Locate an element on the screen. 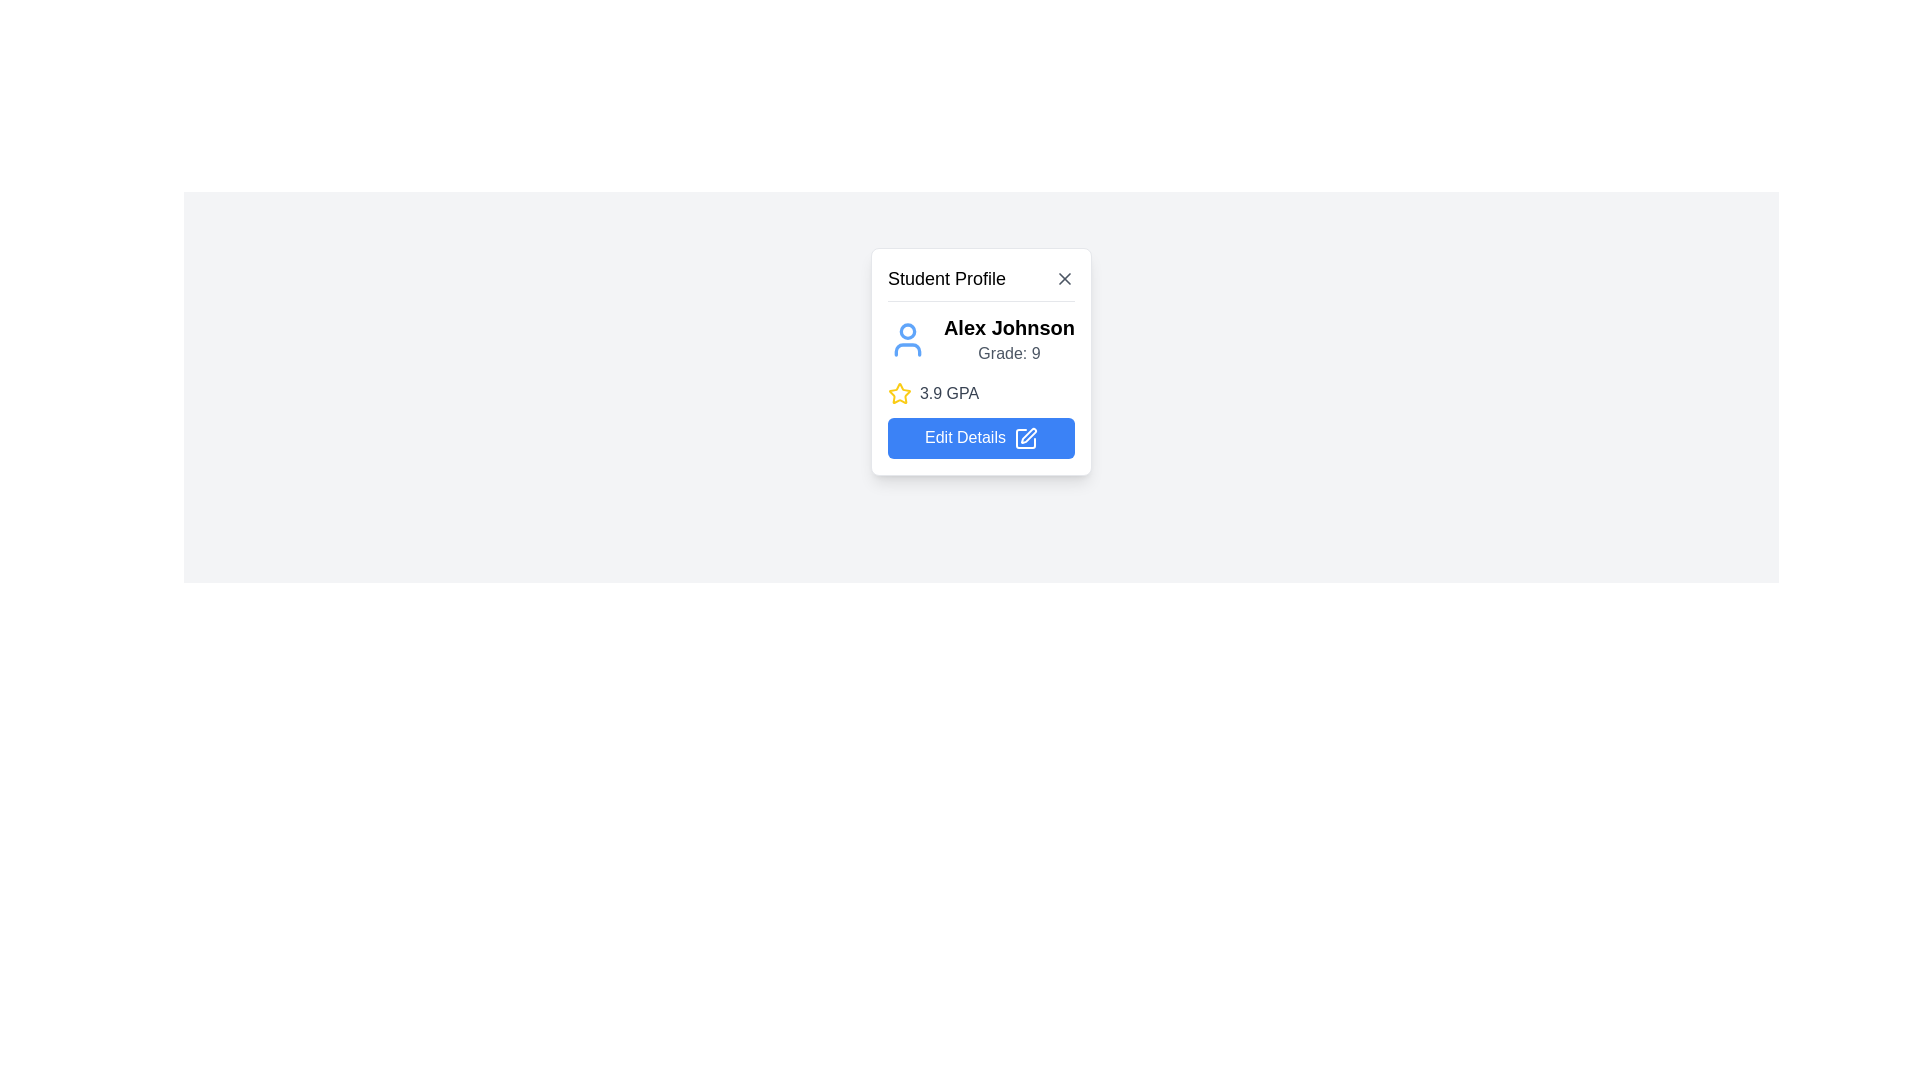  the Text Label displaying the full name 'Alex Johnson' for accessibility features is located at coordinates (1009, 326).